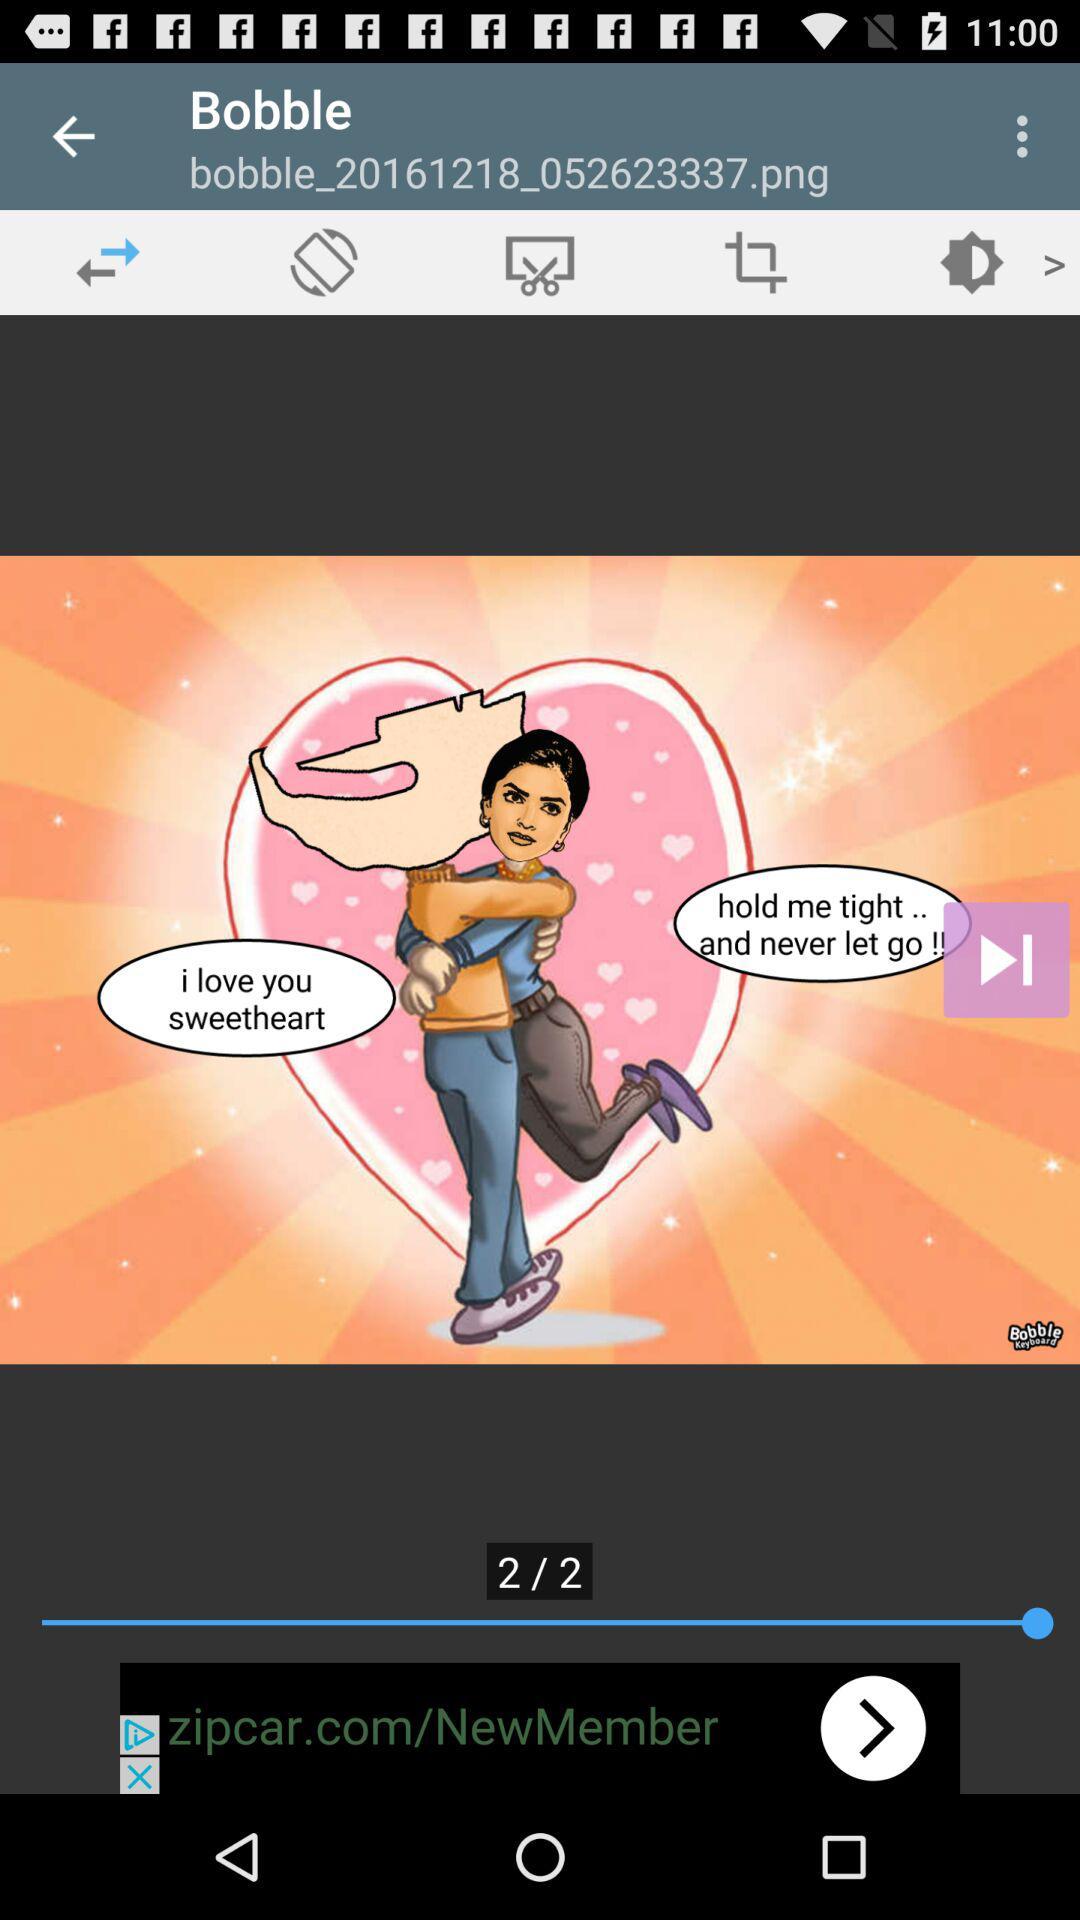  What do you see at coordinates (1006, 960) in the screenshot?
I see `the skip_next icon` at bounding box center [1006, 960].